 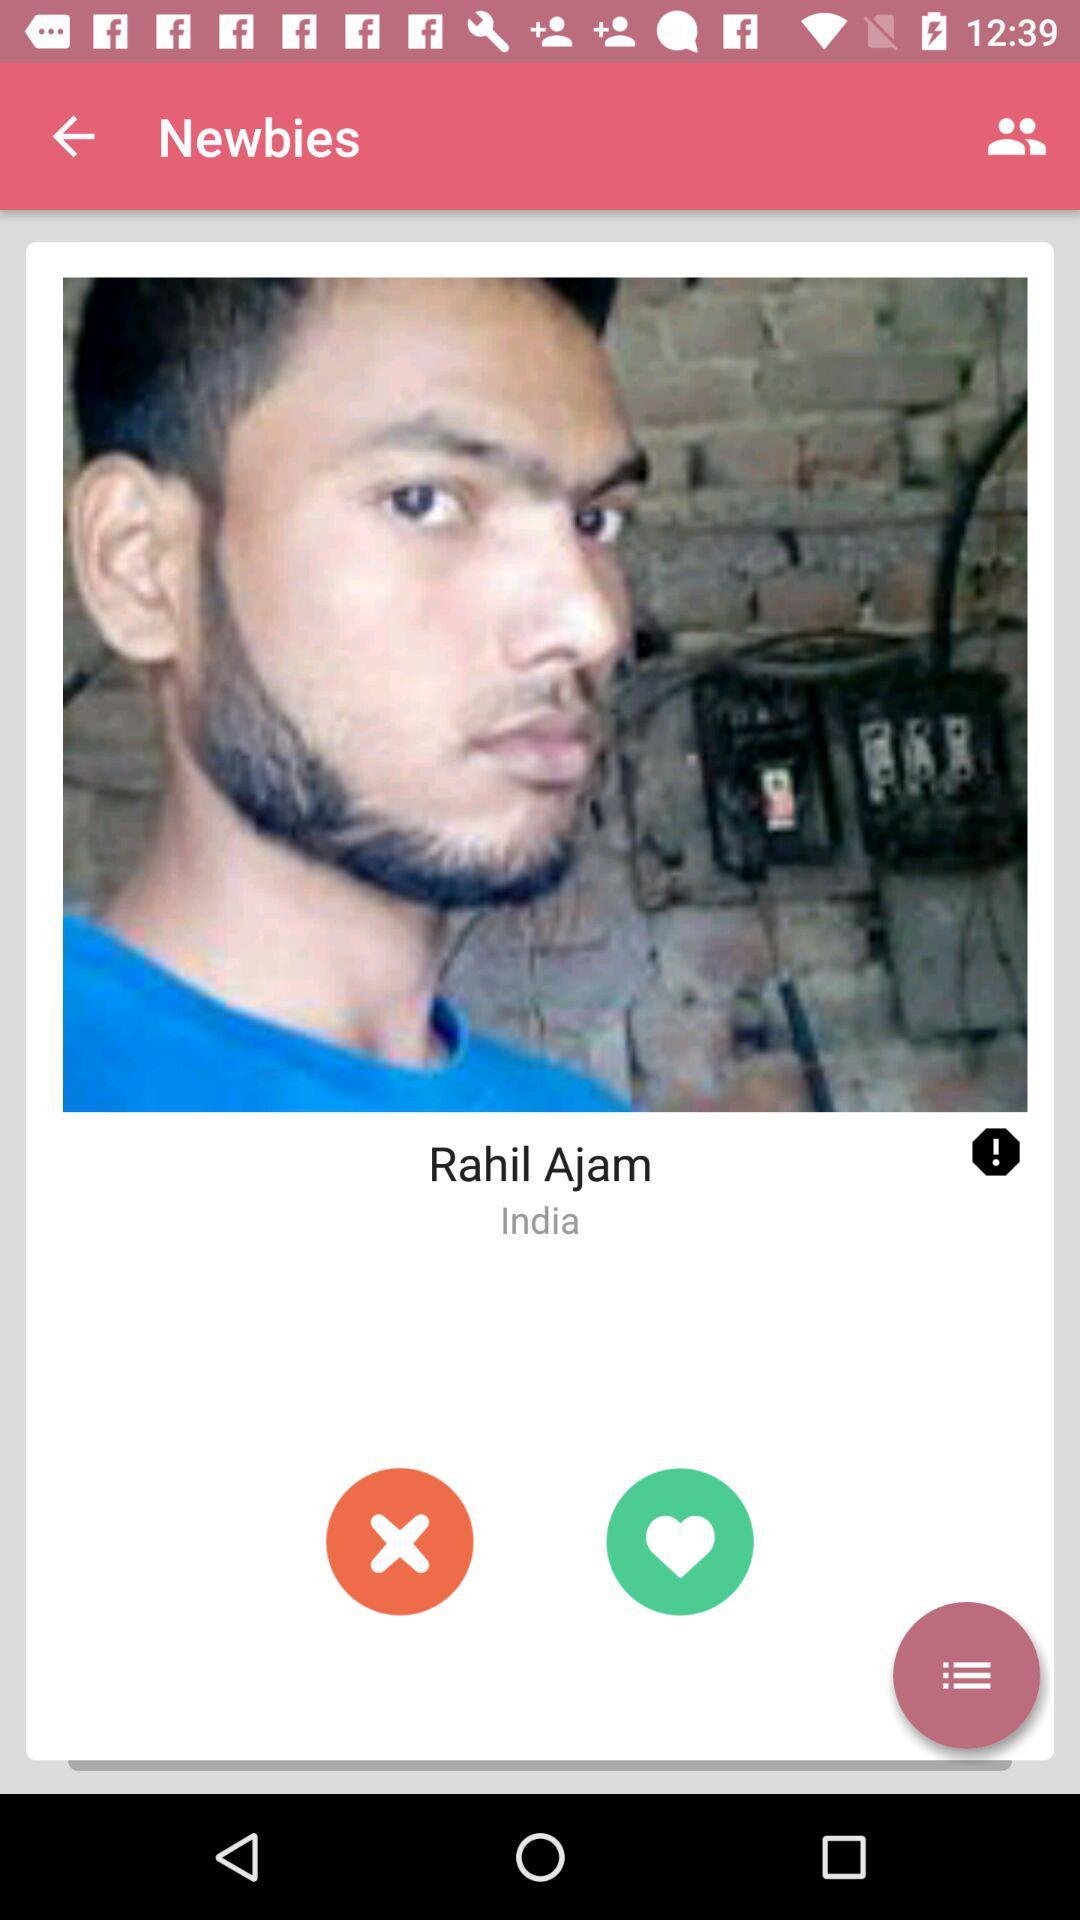 What do you see at coordinates (400, 1540) in the screenshot?
I see `decline profile` at bounding box center [400, 1540].